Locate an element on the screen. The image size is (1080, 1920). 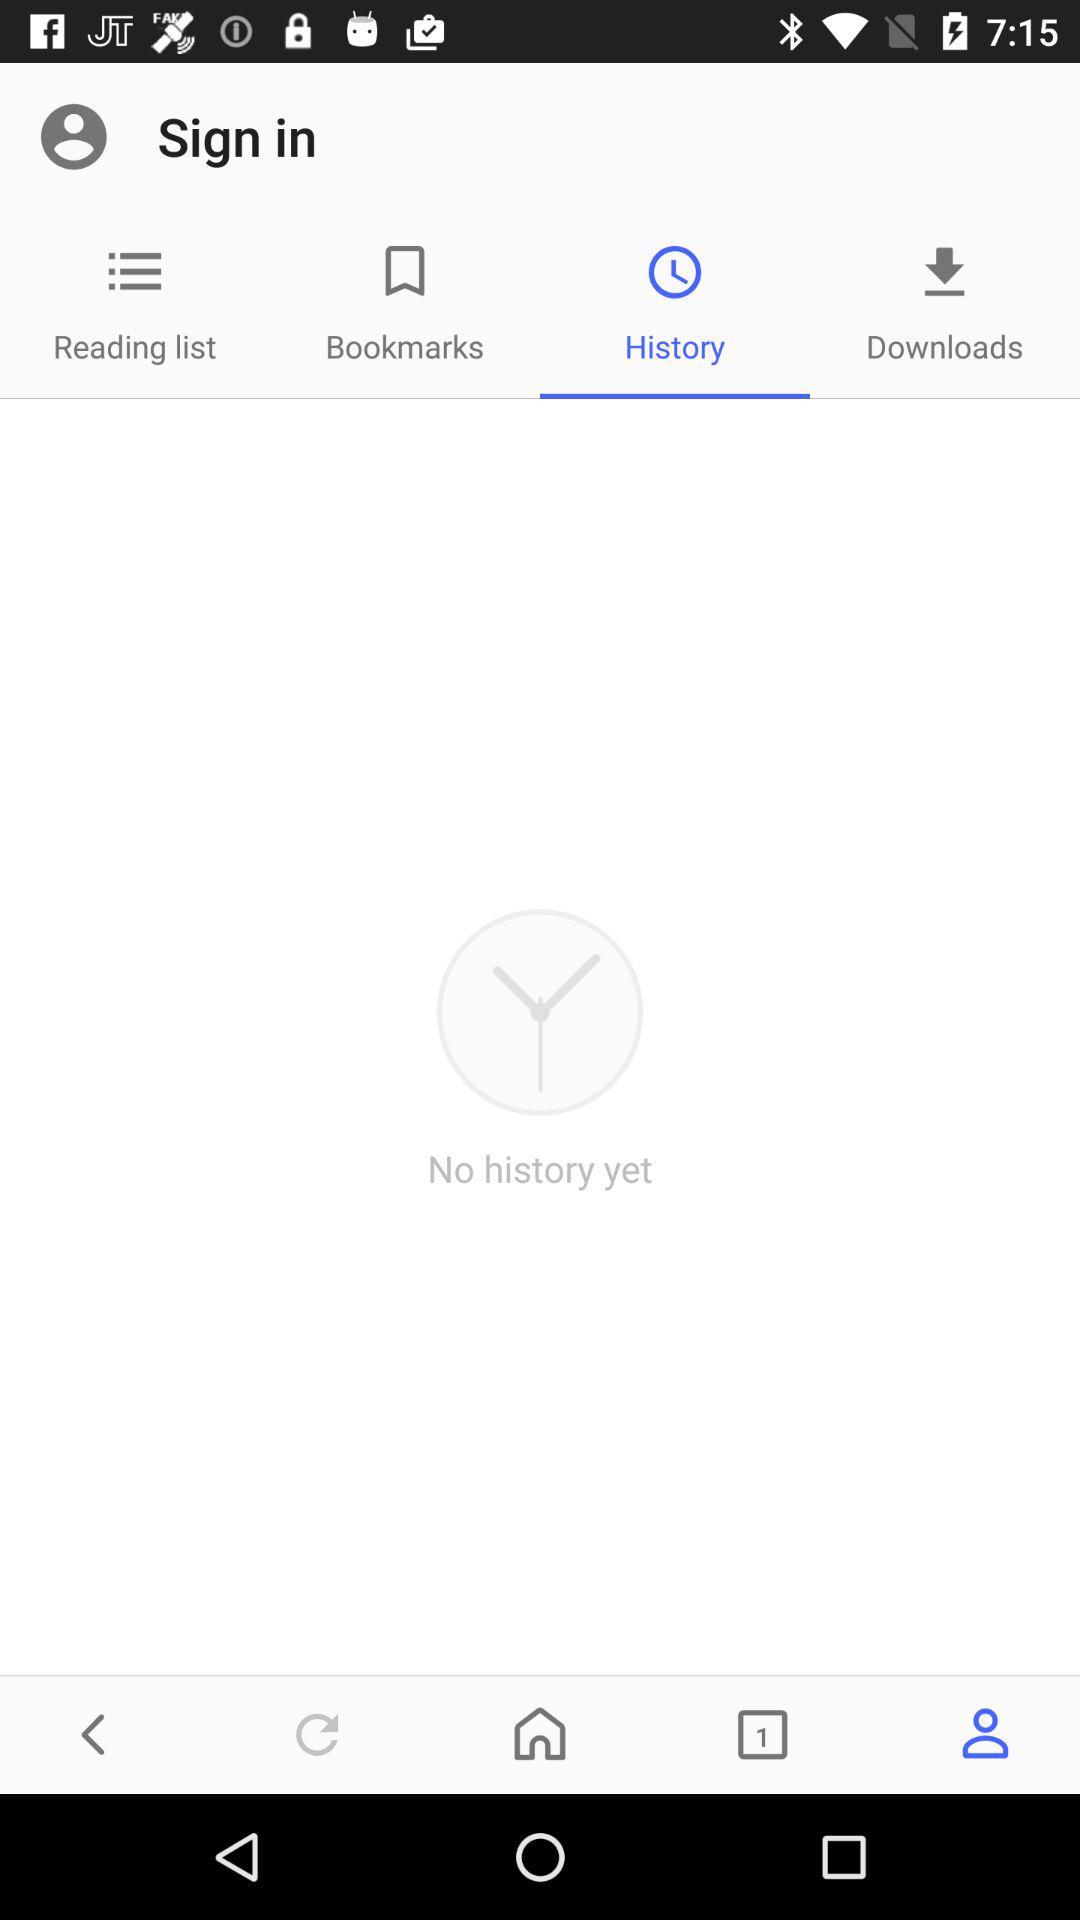
the home icon is located at coordinates (540, 1733).